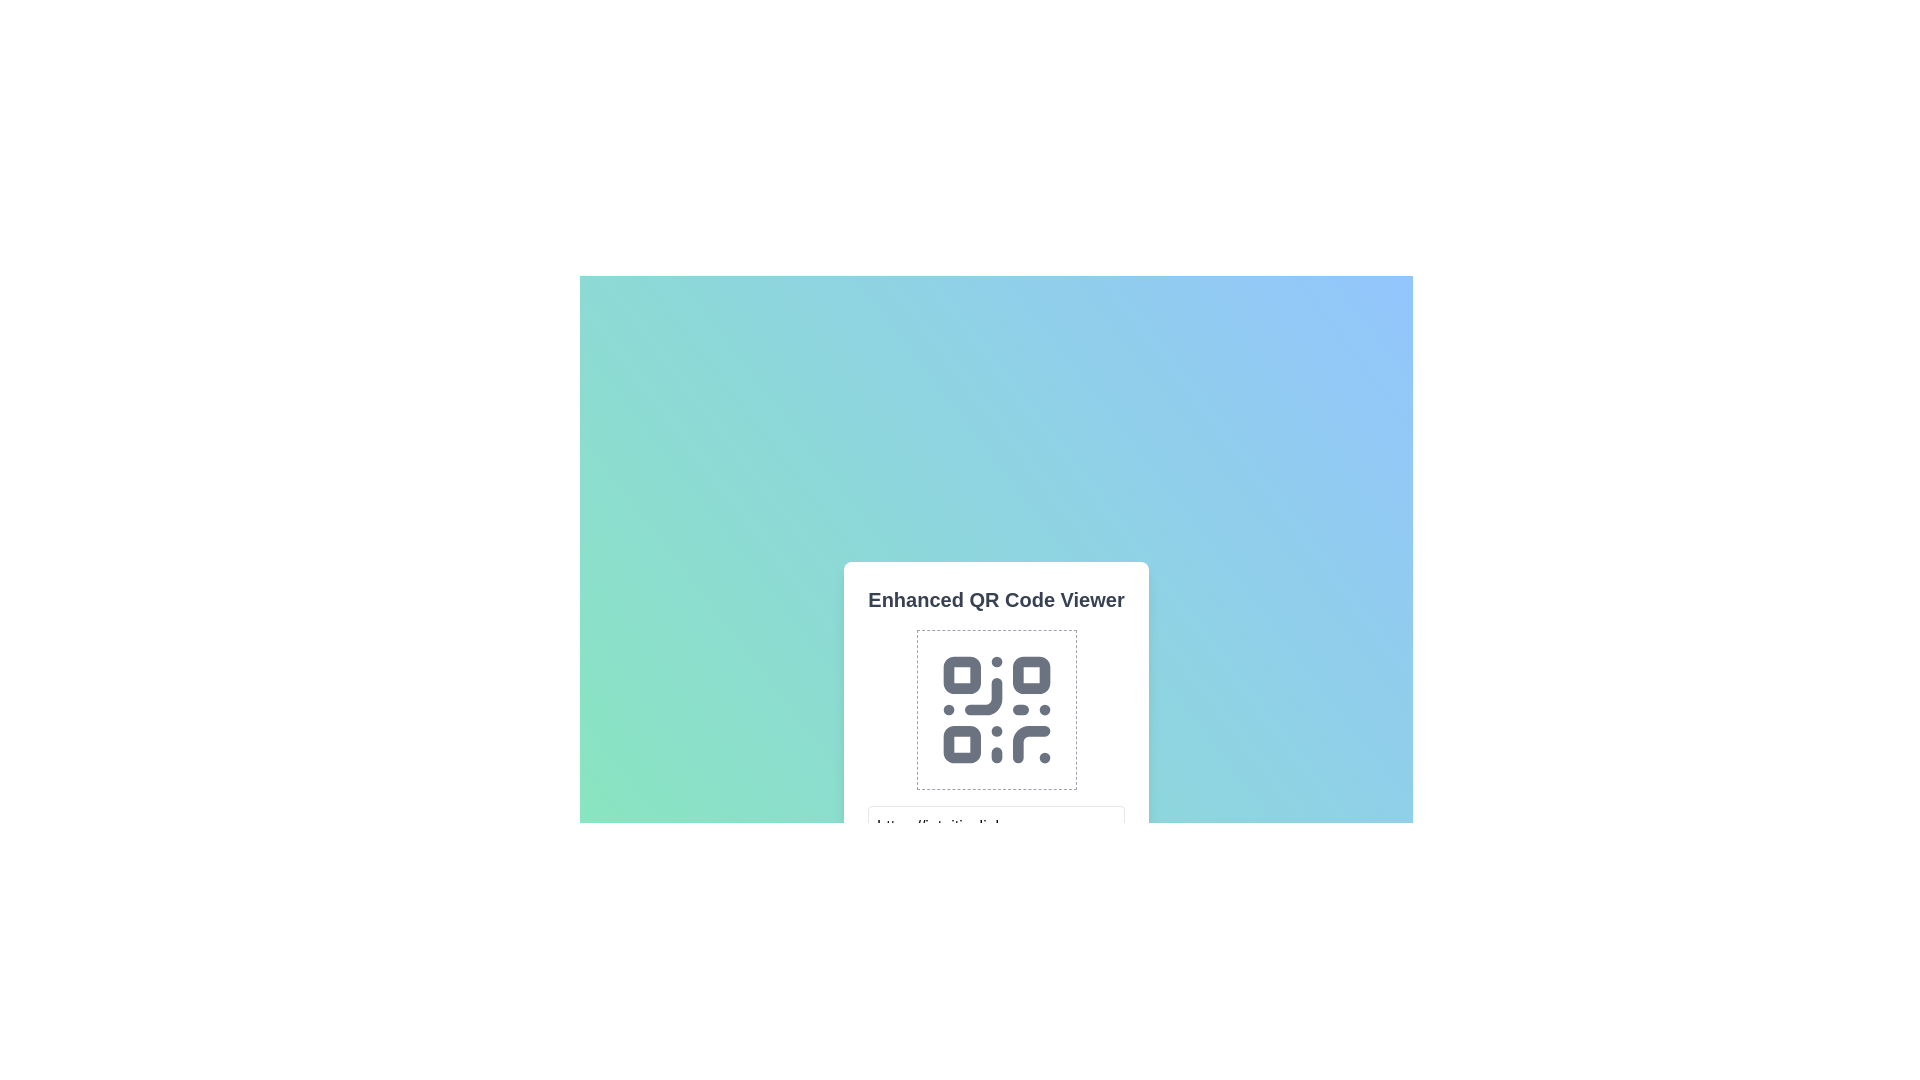 This screenshot has width=1920, height=1080. I want to click on the Decorative QR code representation within the 'Enhanced QR Code Viewer' card, positioned below the title text and above the URL input field, so click(996, 708).